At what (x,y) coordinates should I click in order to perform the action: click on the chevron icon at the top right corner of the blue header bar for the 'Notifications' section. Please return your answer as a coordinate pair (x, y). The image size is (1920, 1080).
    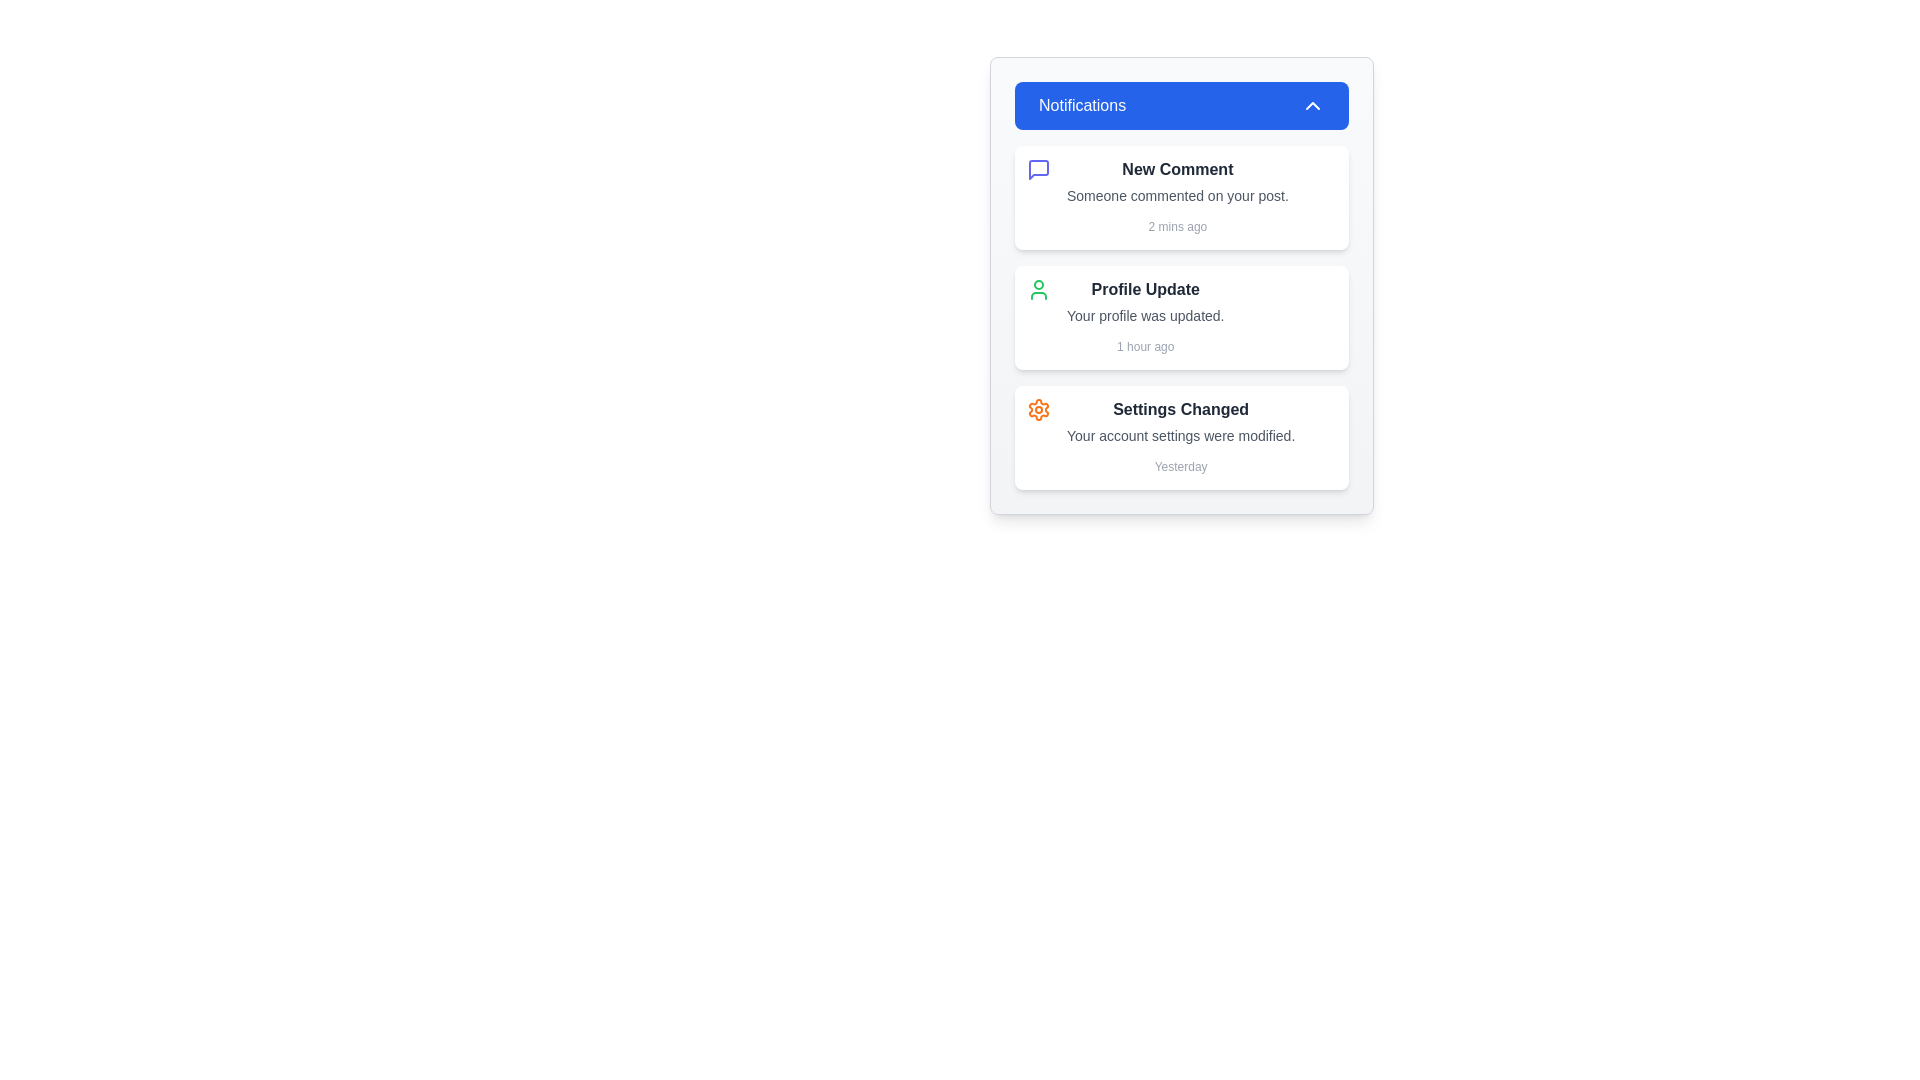
    Looking at the image, I should click on (1313, 105).